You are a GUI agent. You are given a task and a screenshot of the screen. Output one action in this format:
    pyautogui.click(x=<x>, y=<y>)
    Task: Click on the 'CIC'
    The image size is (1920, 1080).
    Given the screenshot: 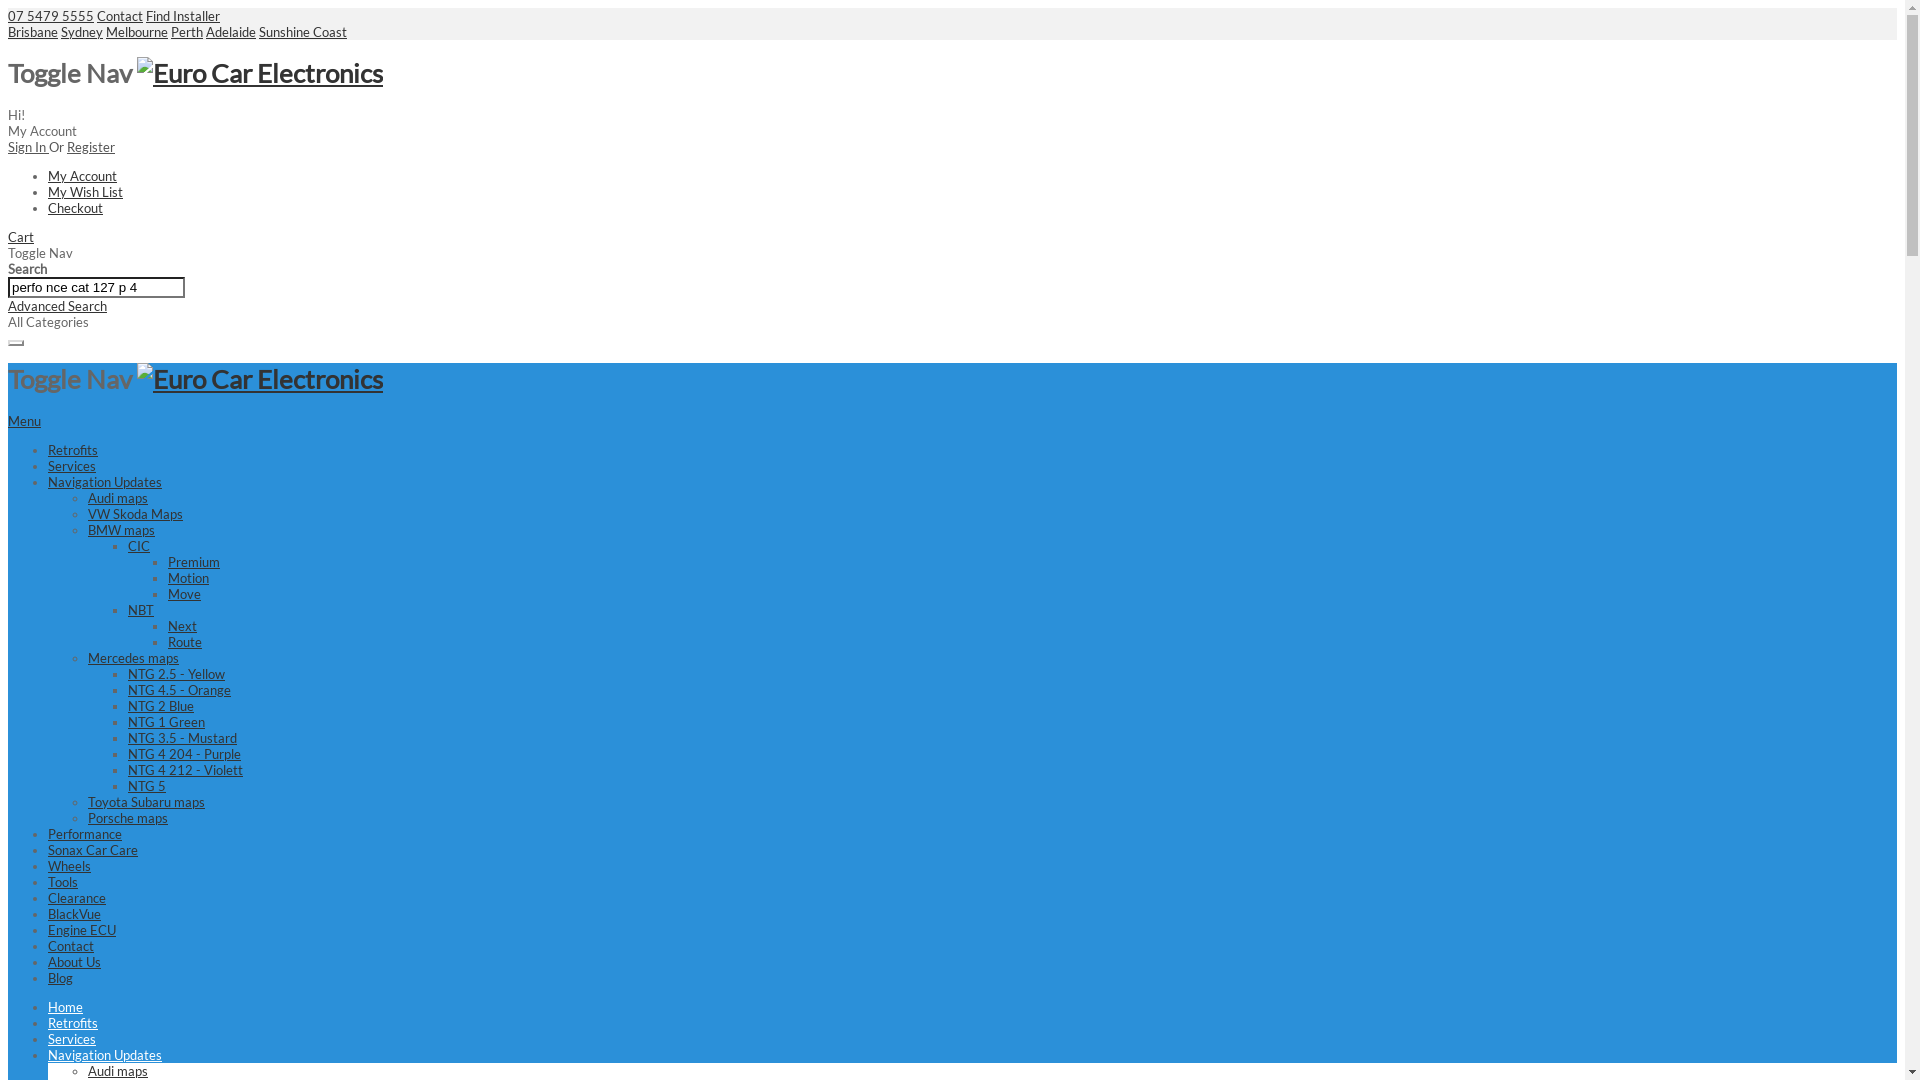 What is the action you would take?
    pyautogui.click(x=138, y=546)
    